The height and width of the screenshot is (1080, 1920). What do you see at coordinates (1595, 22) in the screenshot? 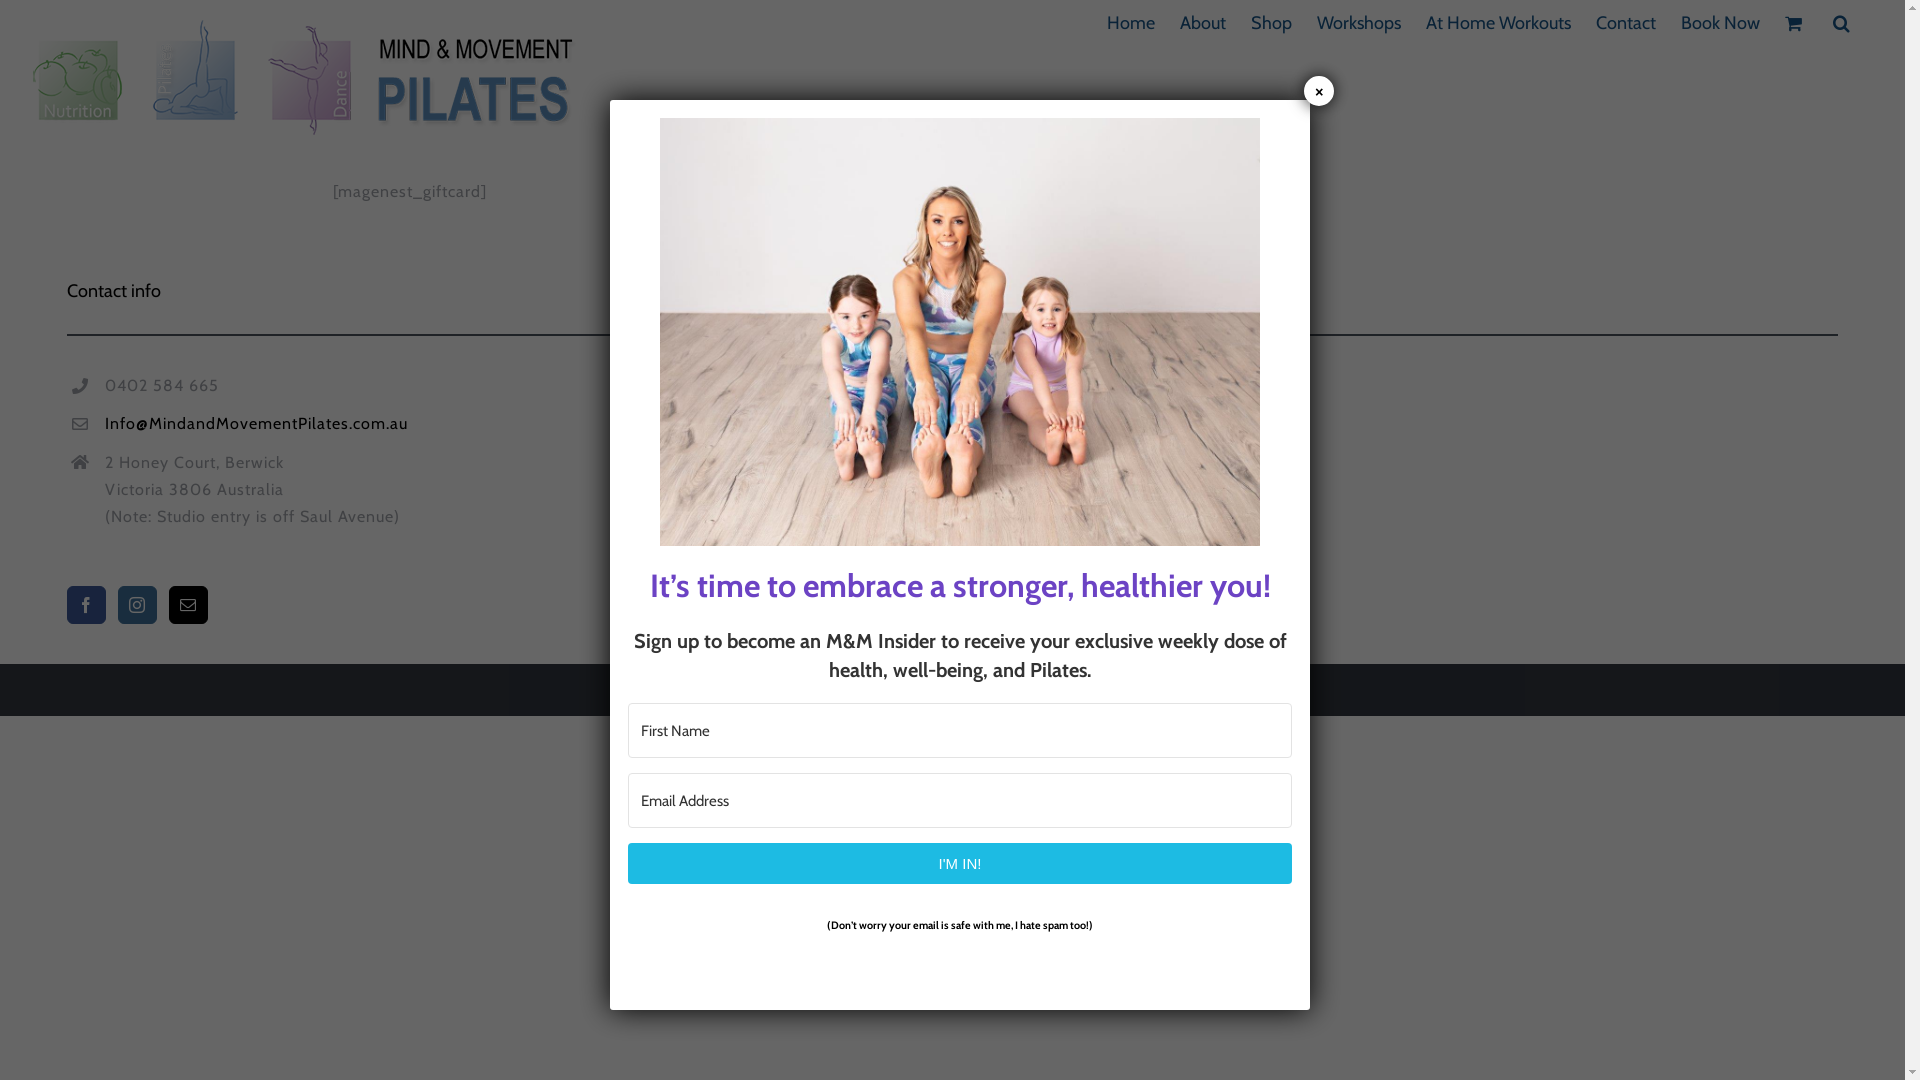
I see `'Contact'` at bounding box center [1595, 22].